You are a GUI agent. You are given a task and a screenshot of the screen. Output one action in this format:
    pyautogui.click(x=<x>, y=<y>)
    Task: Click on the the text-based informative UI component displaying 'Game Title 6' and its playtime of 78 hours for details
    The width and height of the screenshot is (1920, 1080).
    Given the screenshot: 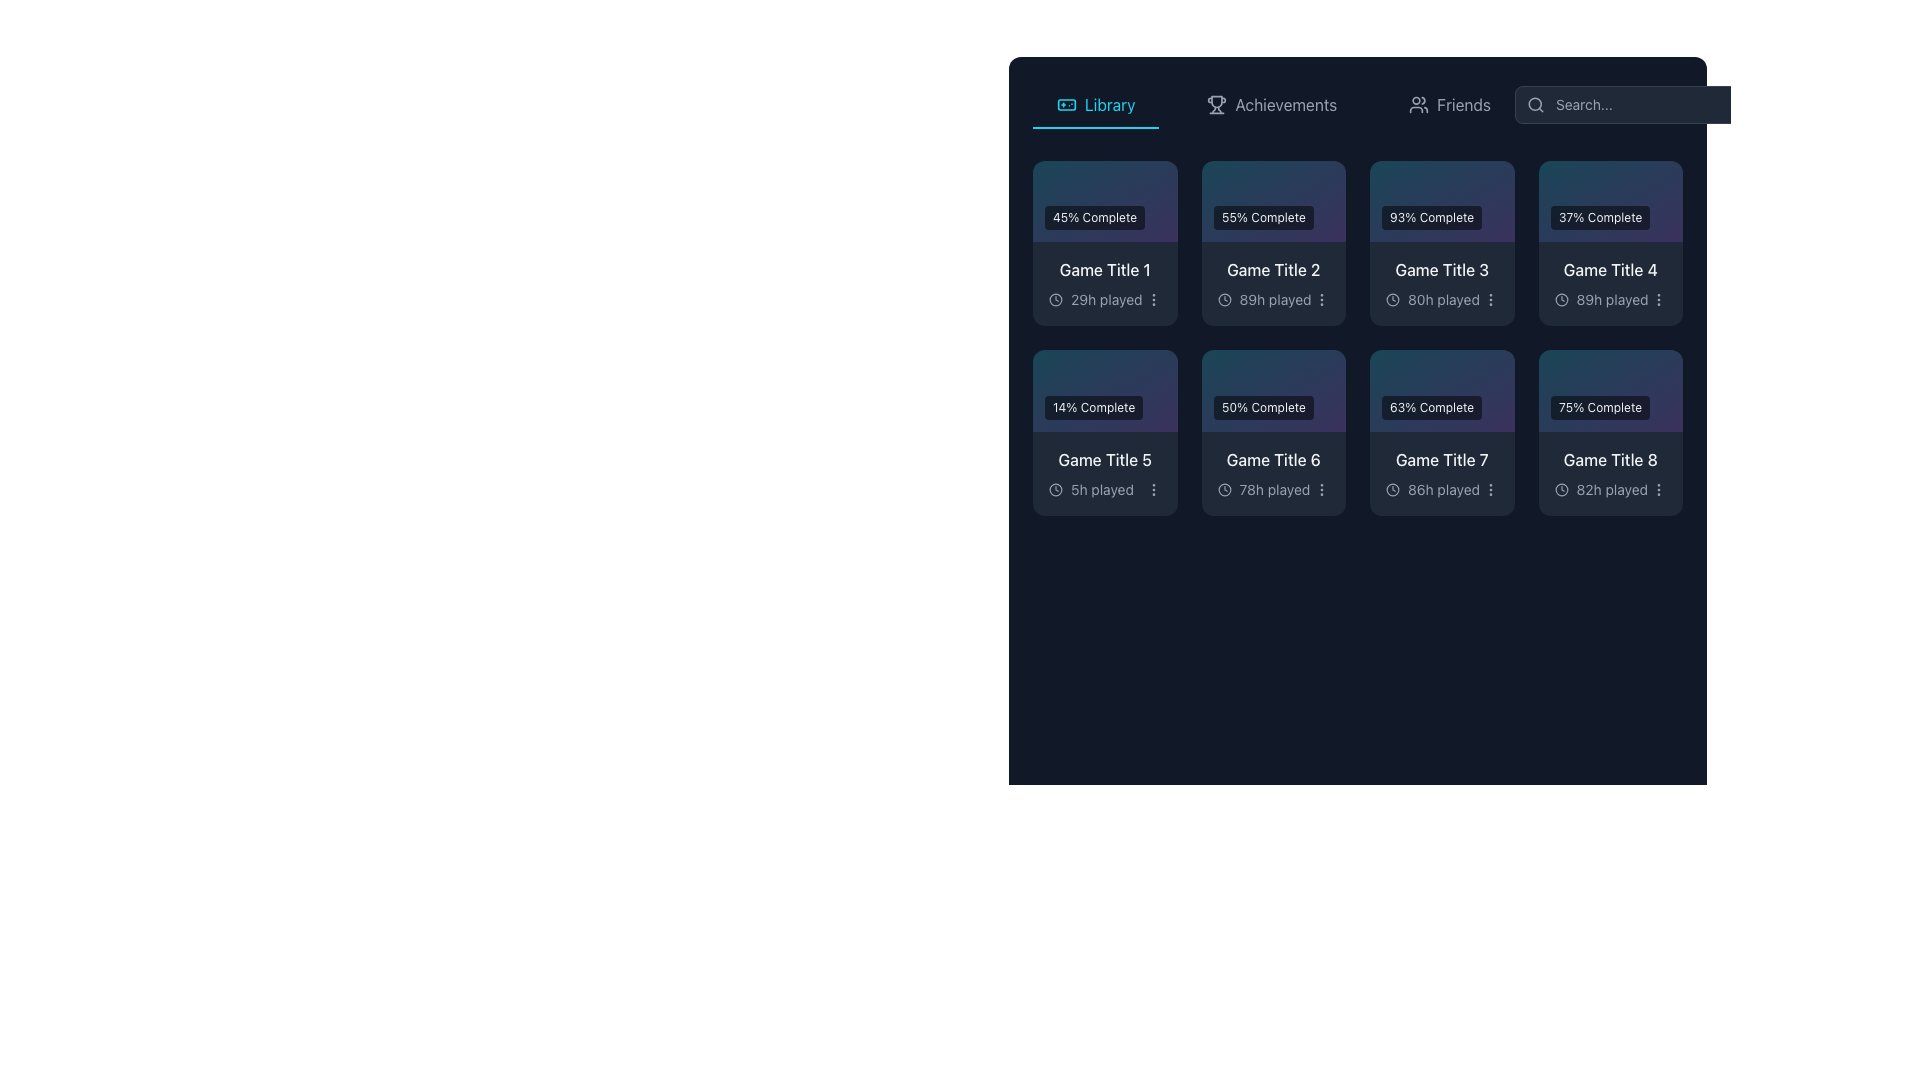 What is the action you would take?
    pyautogui.click(x=1272, y=473)
    